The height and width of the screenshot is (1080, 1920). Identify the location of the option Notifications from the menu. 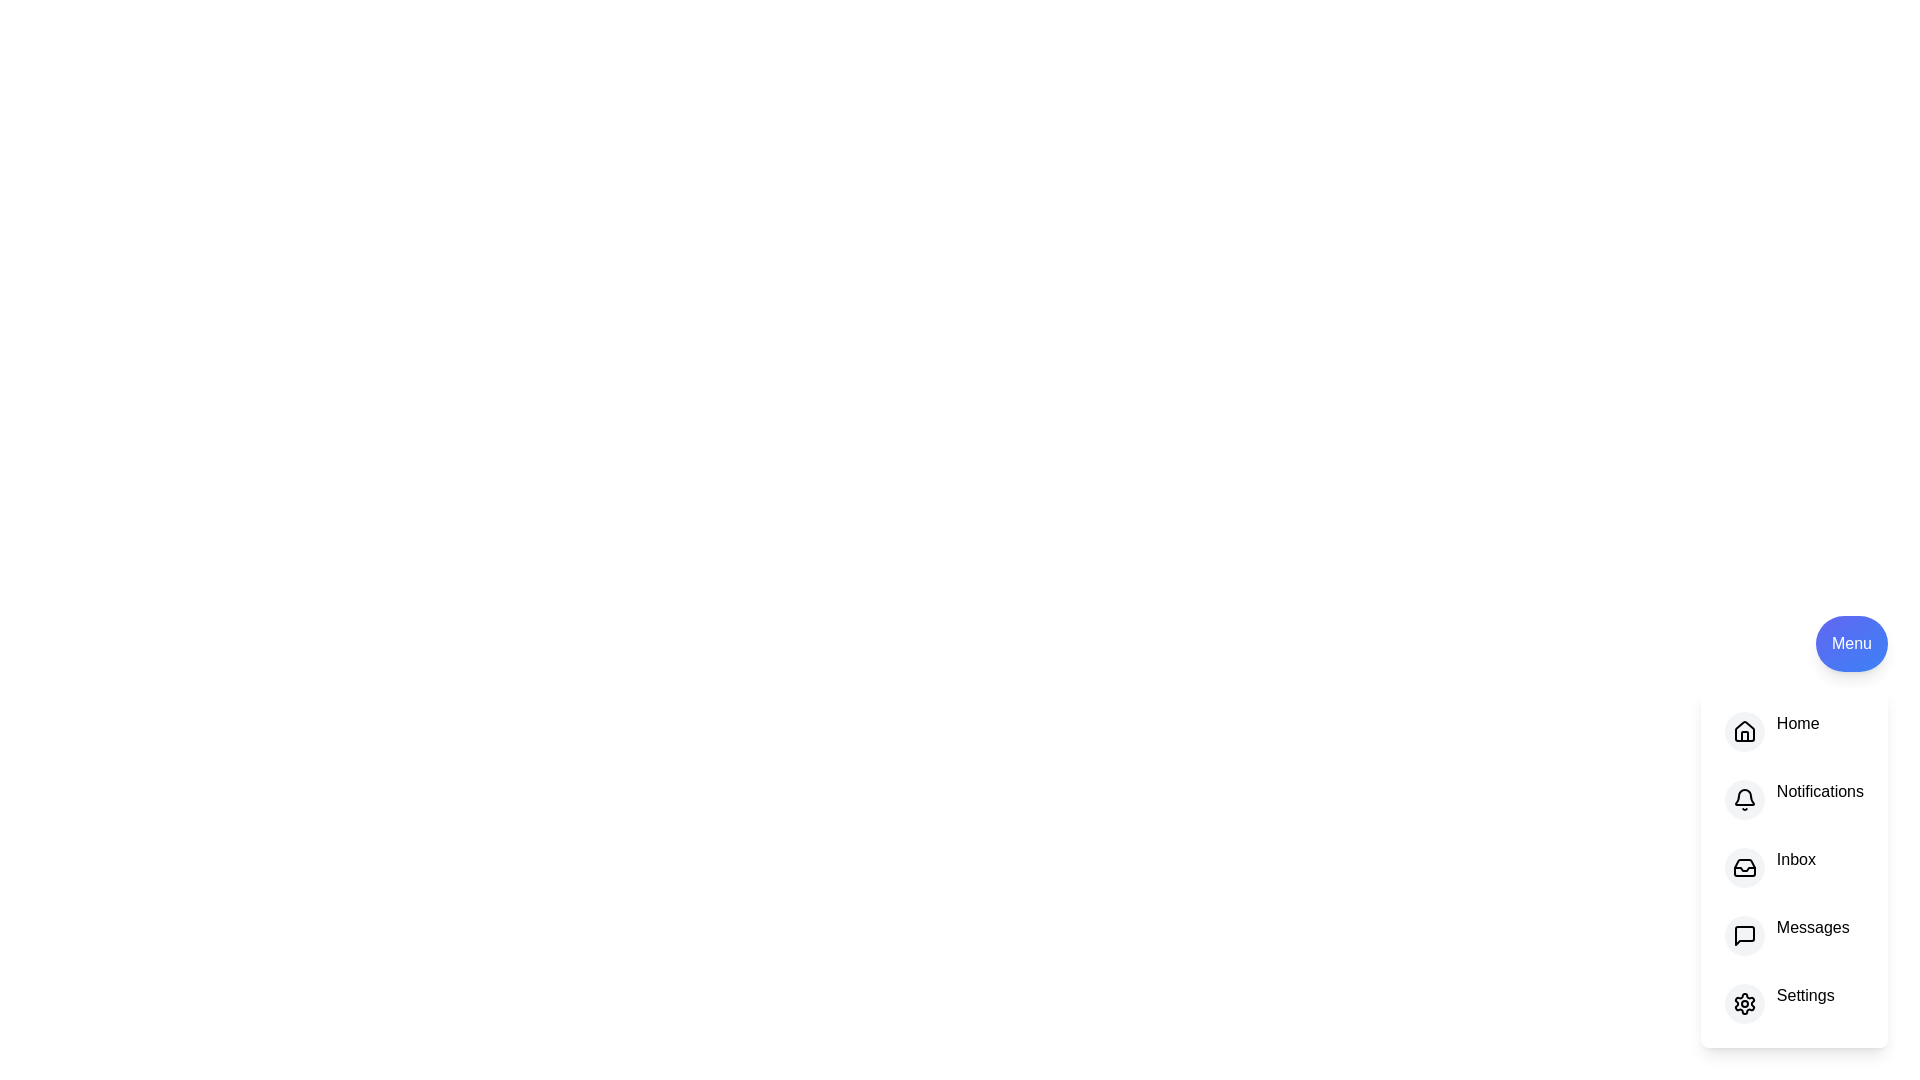
(1742, 798).